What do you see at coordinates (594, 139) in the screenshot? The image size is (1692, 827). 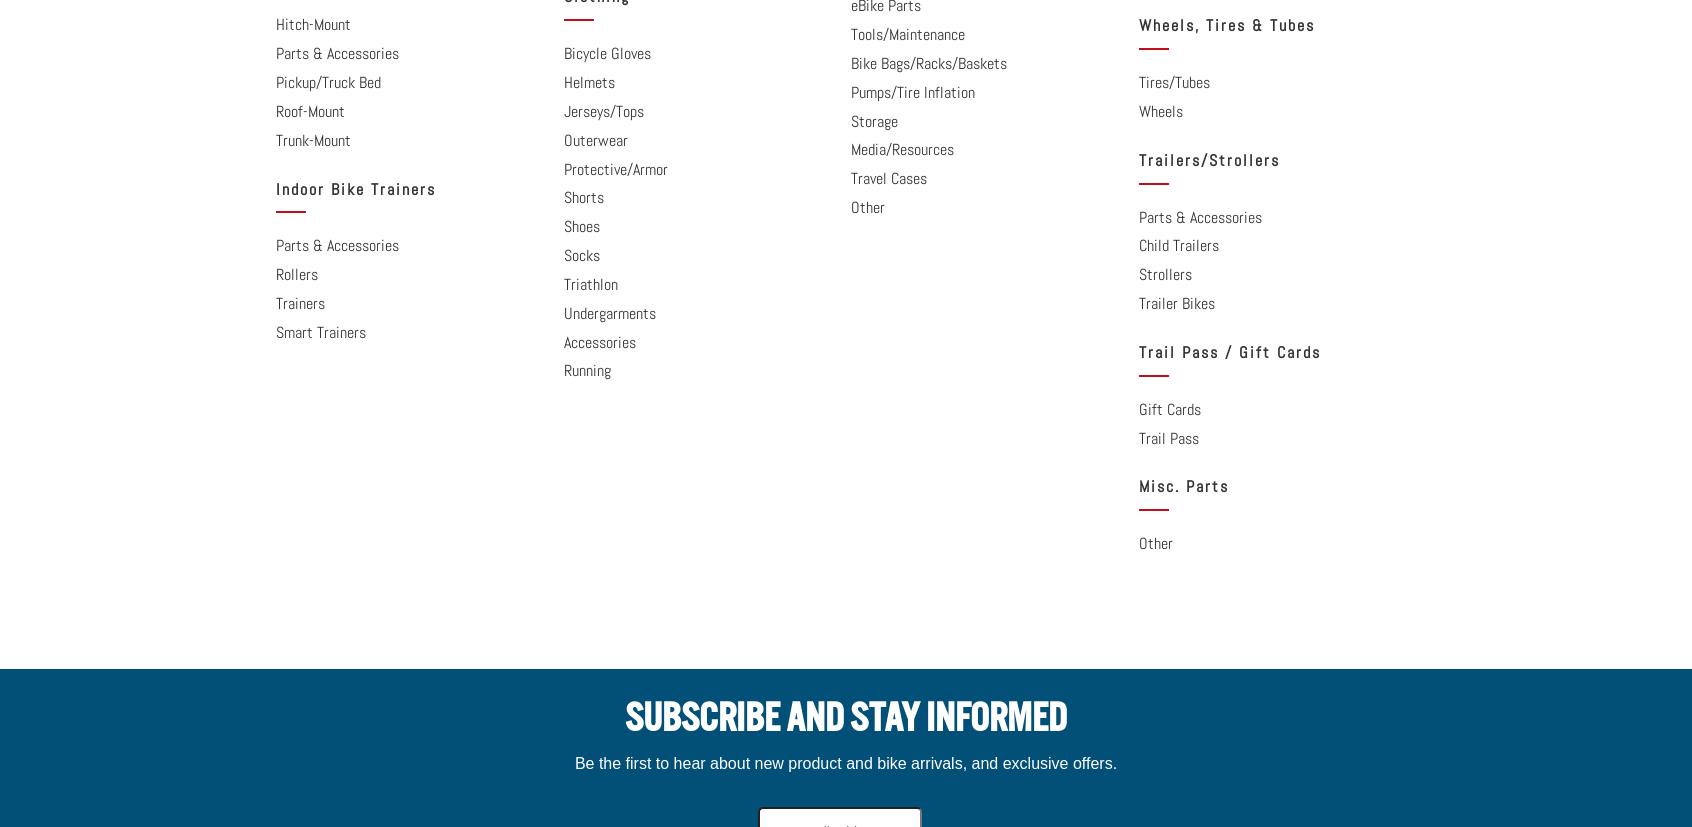 I see `'Outerwear'` at bounding box center [594, 139].